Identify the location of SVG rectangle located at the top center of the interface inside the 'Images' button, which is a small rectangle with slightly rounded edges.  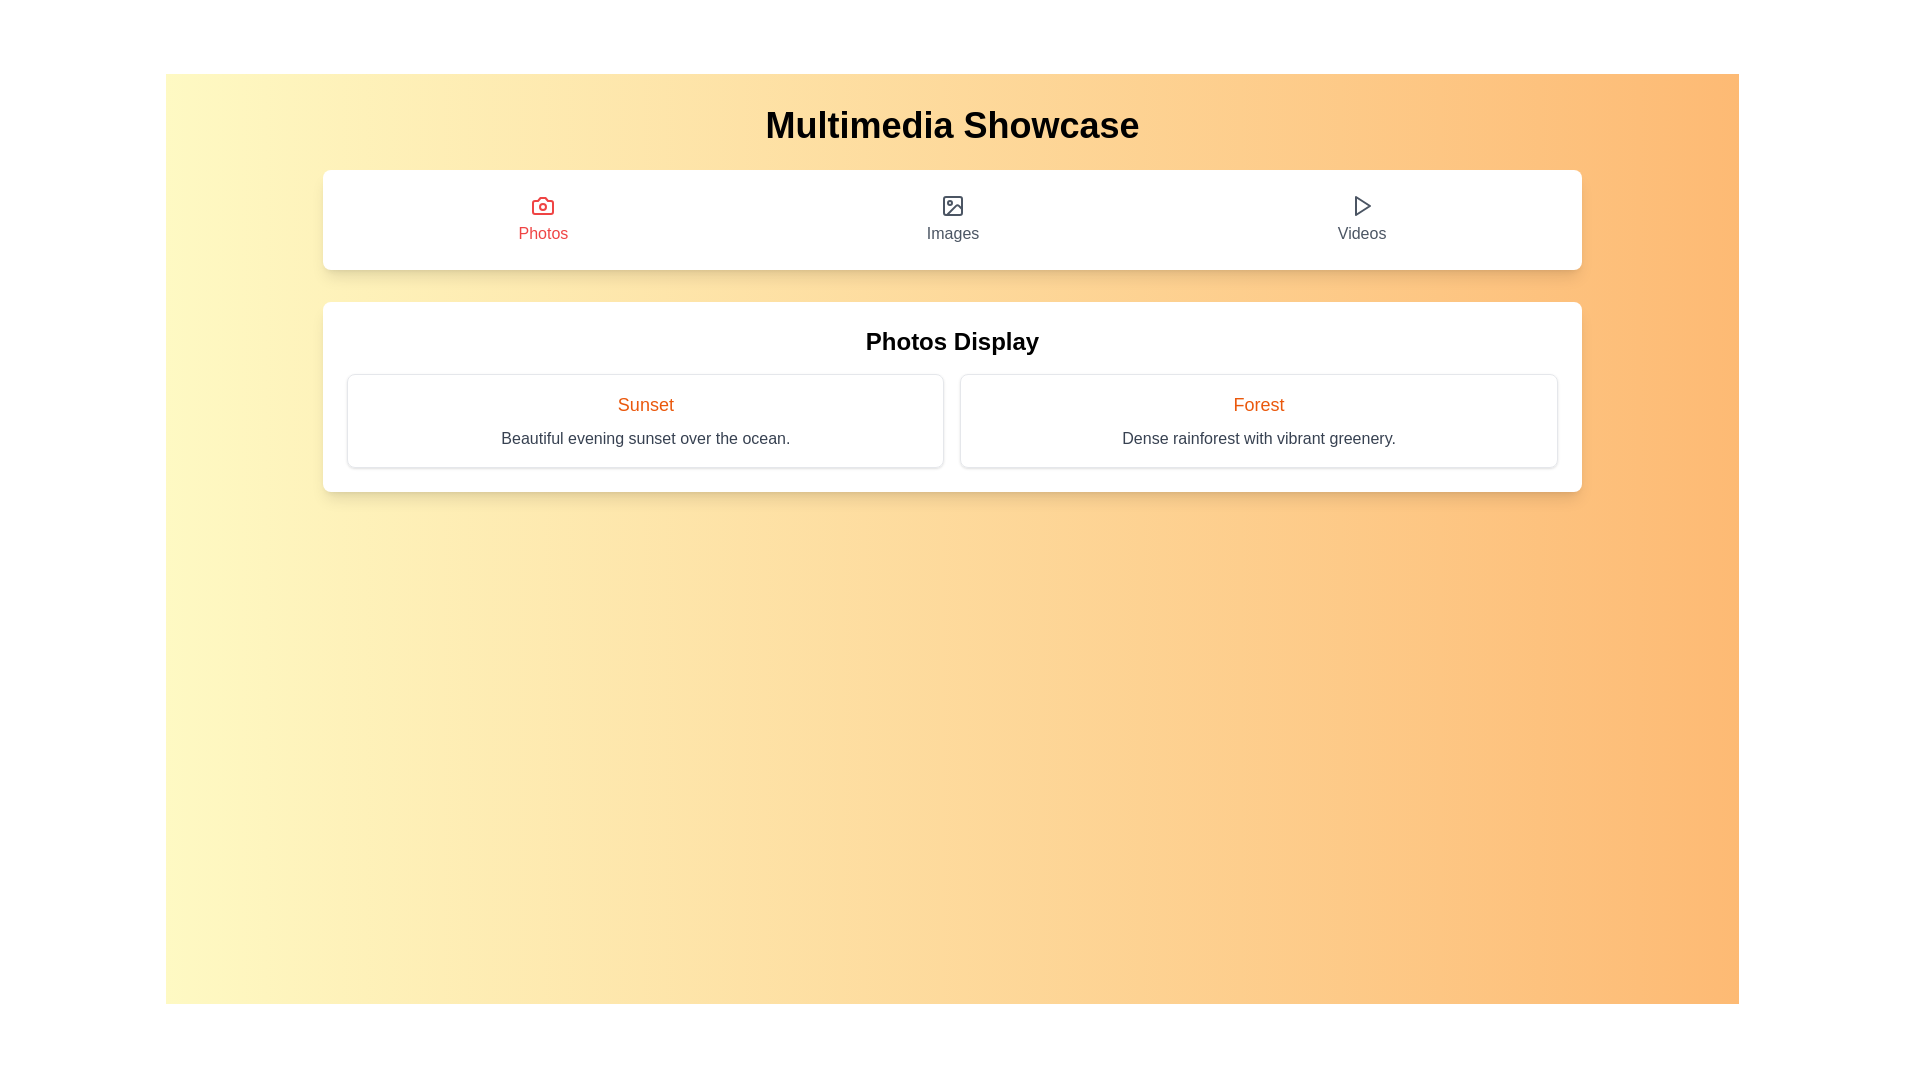
(952, 205).